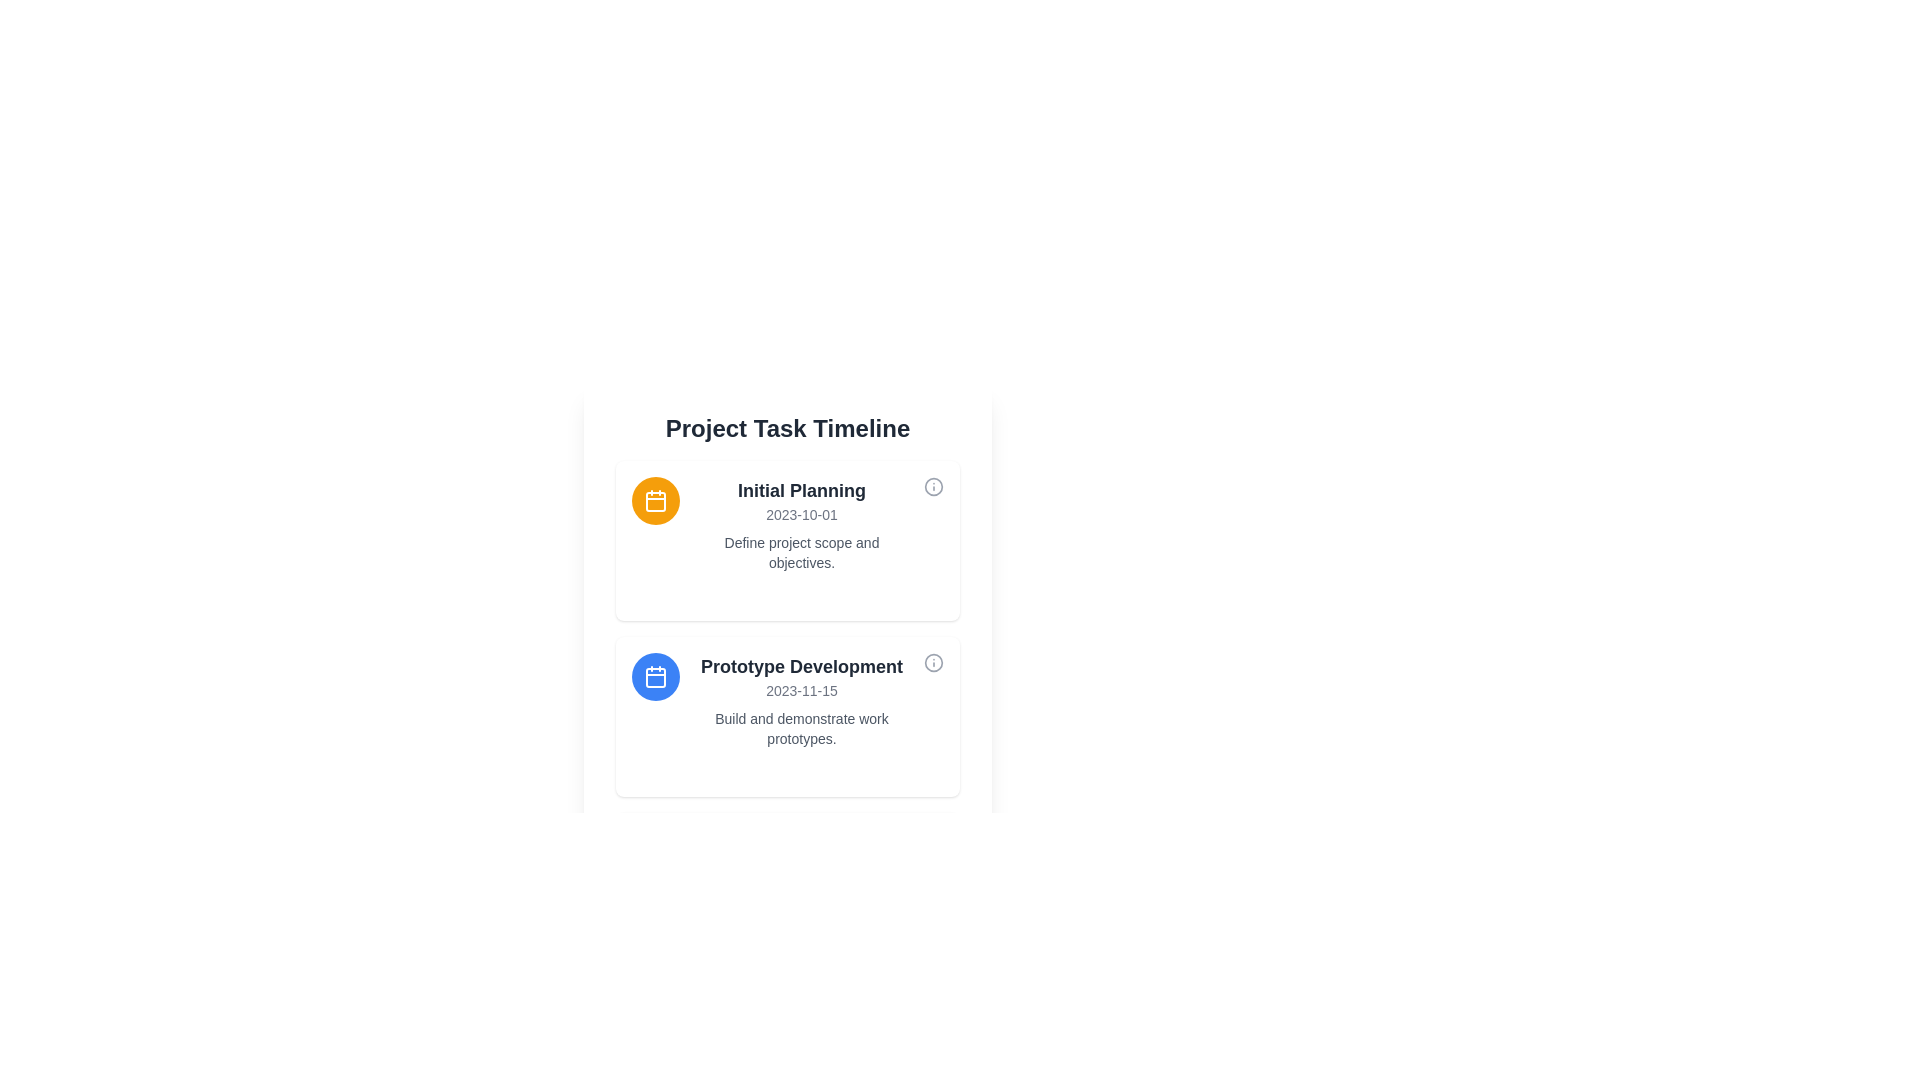 The width and height of the screenshot is (1920, 1080). I want to click on the small rectangular blue calendar icon located to the left of the task named 'Prototype Development', so click(656, 677).